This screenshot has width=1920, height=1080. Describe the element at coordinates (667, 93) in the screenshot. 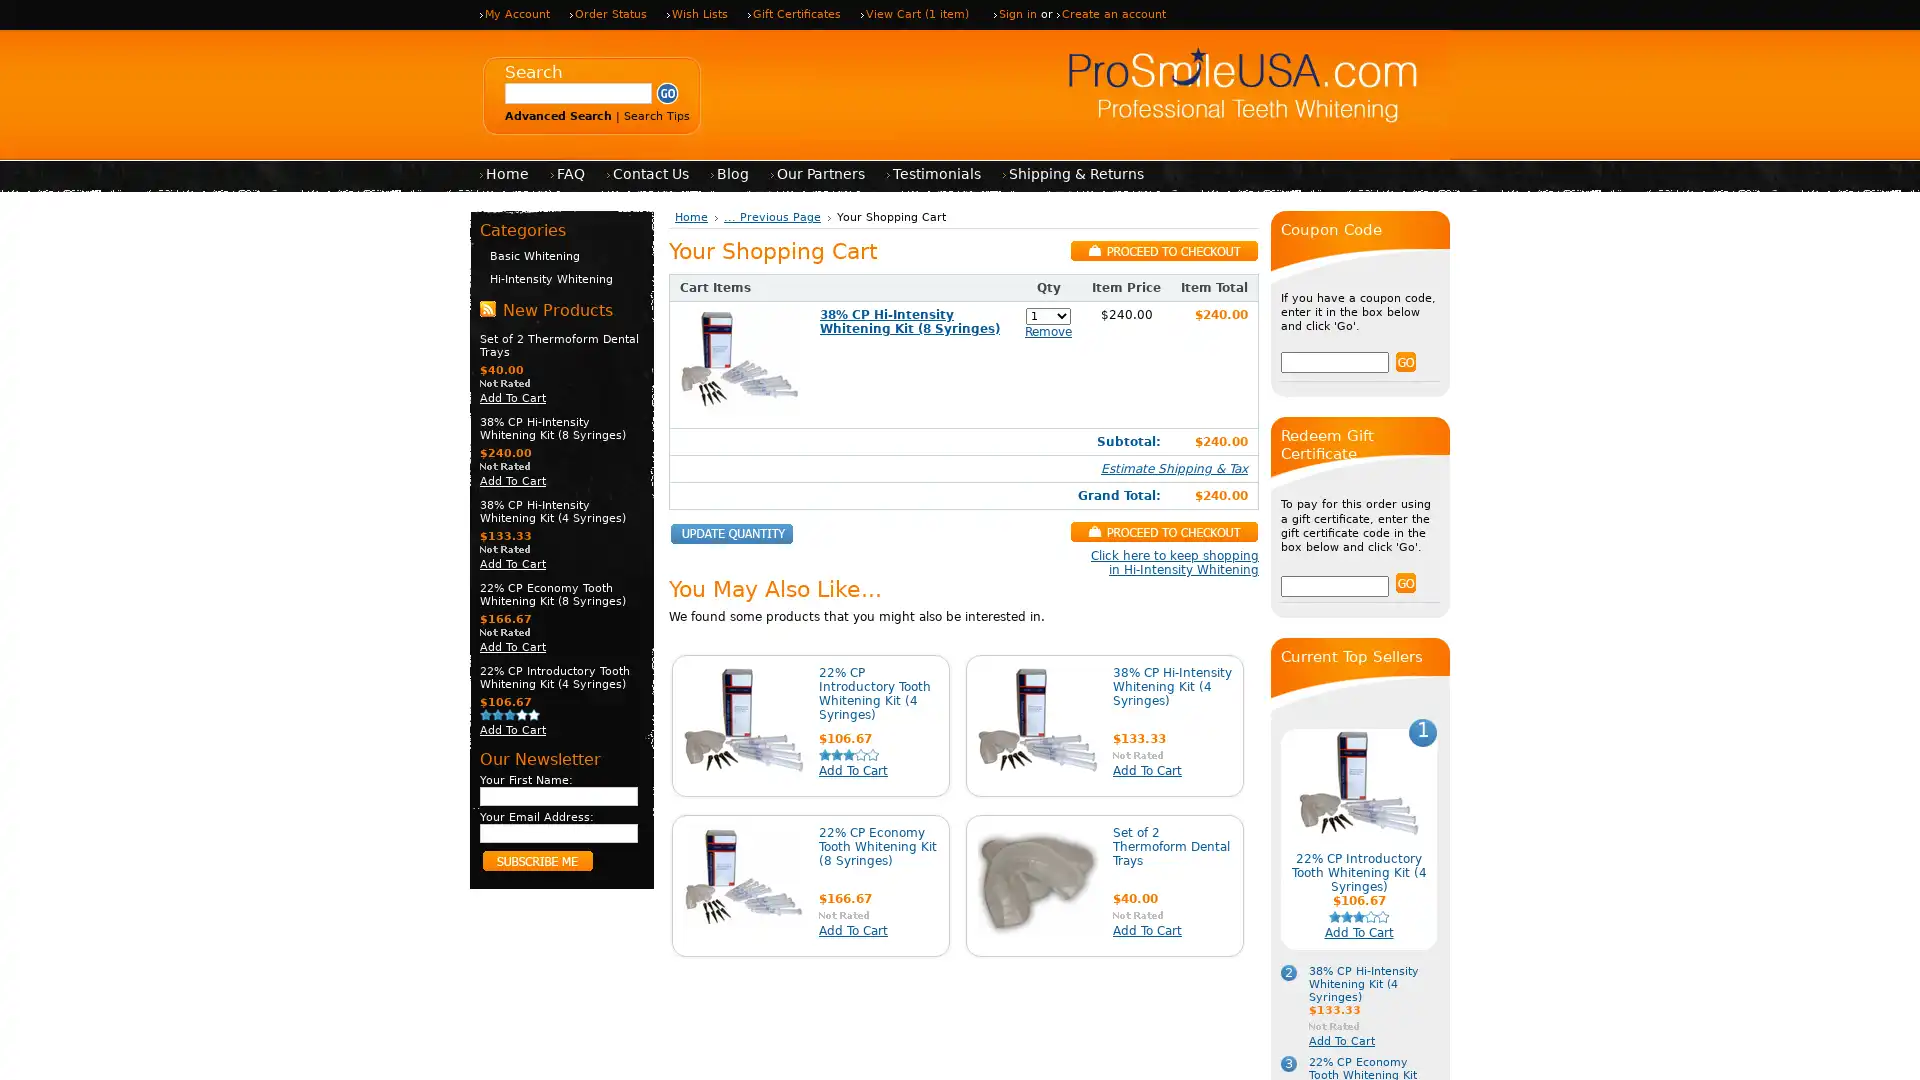

I see `Submit` at that location.